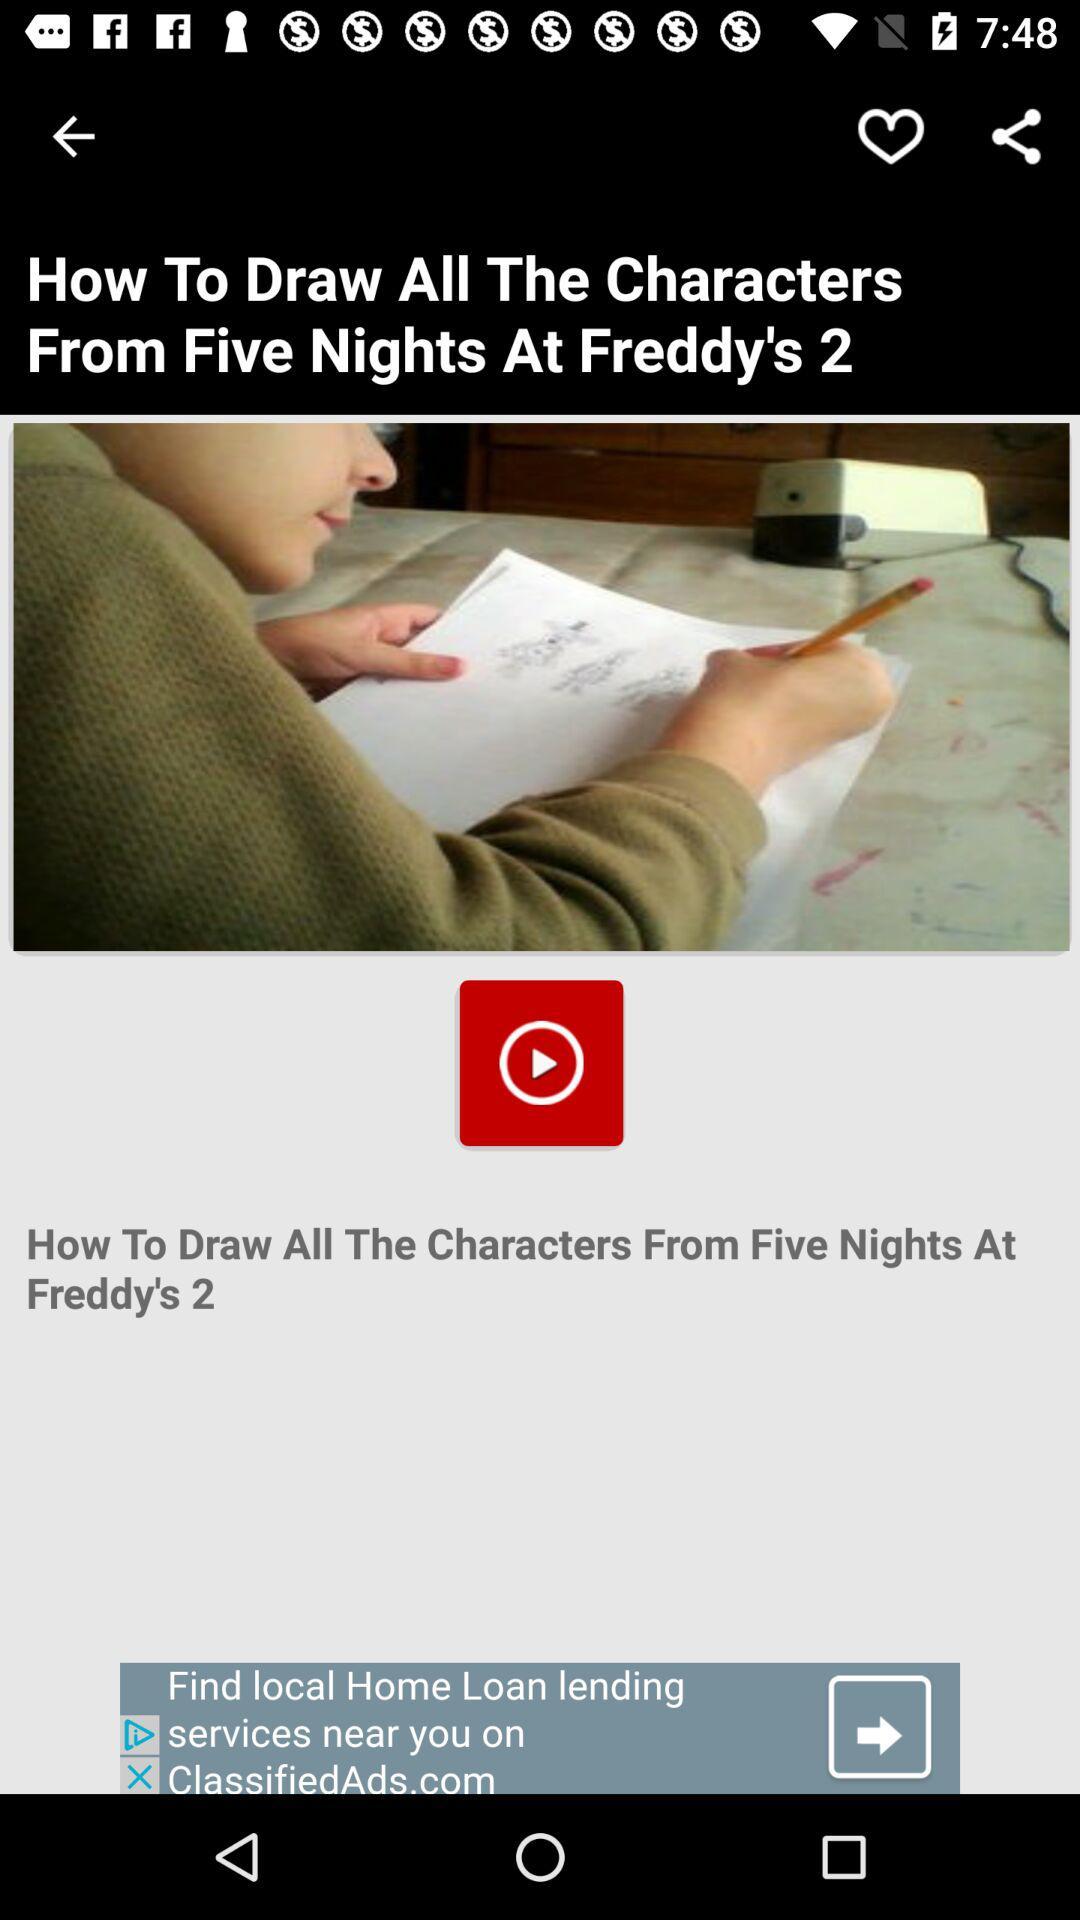  Describe the element at coordinates (541, 1061) in the screenshot. I see `the play icon` at that location.